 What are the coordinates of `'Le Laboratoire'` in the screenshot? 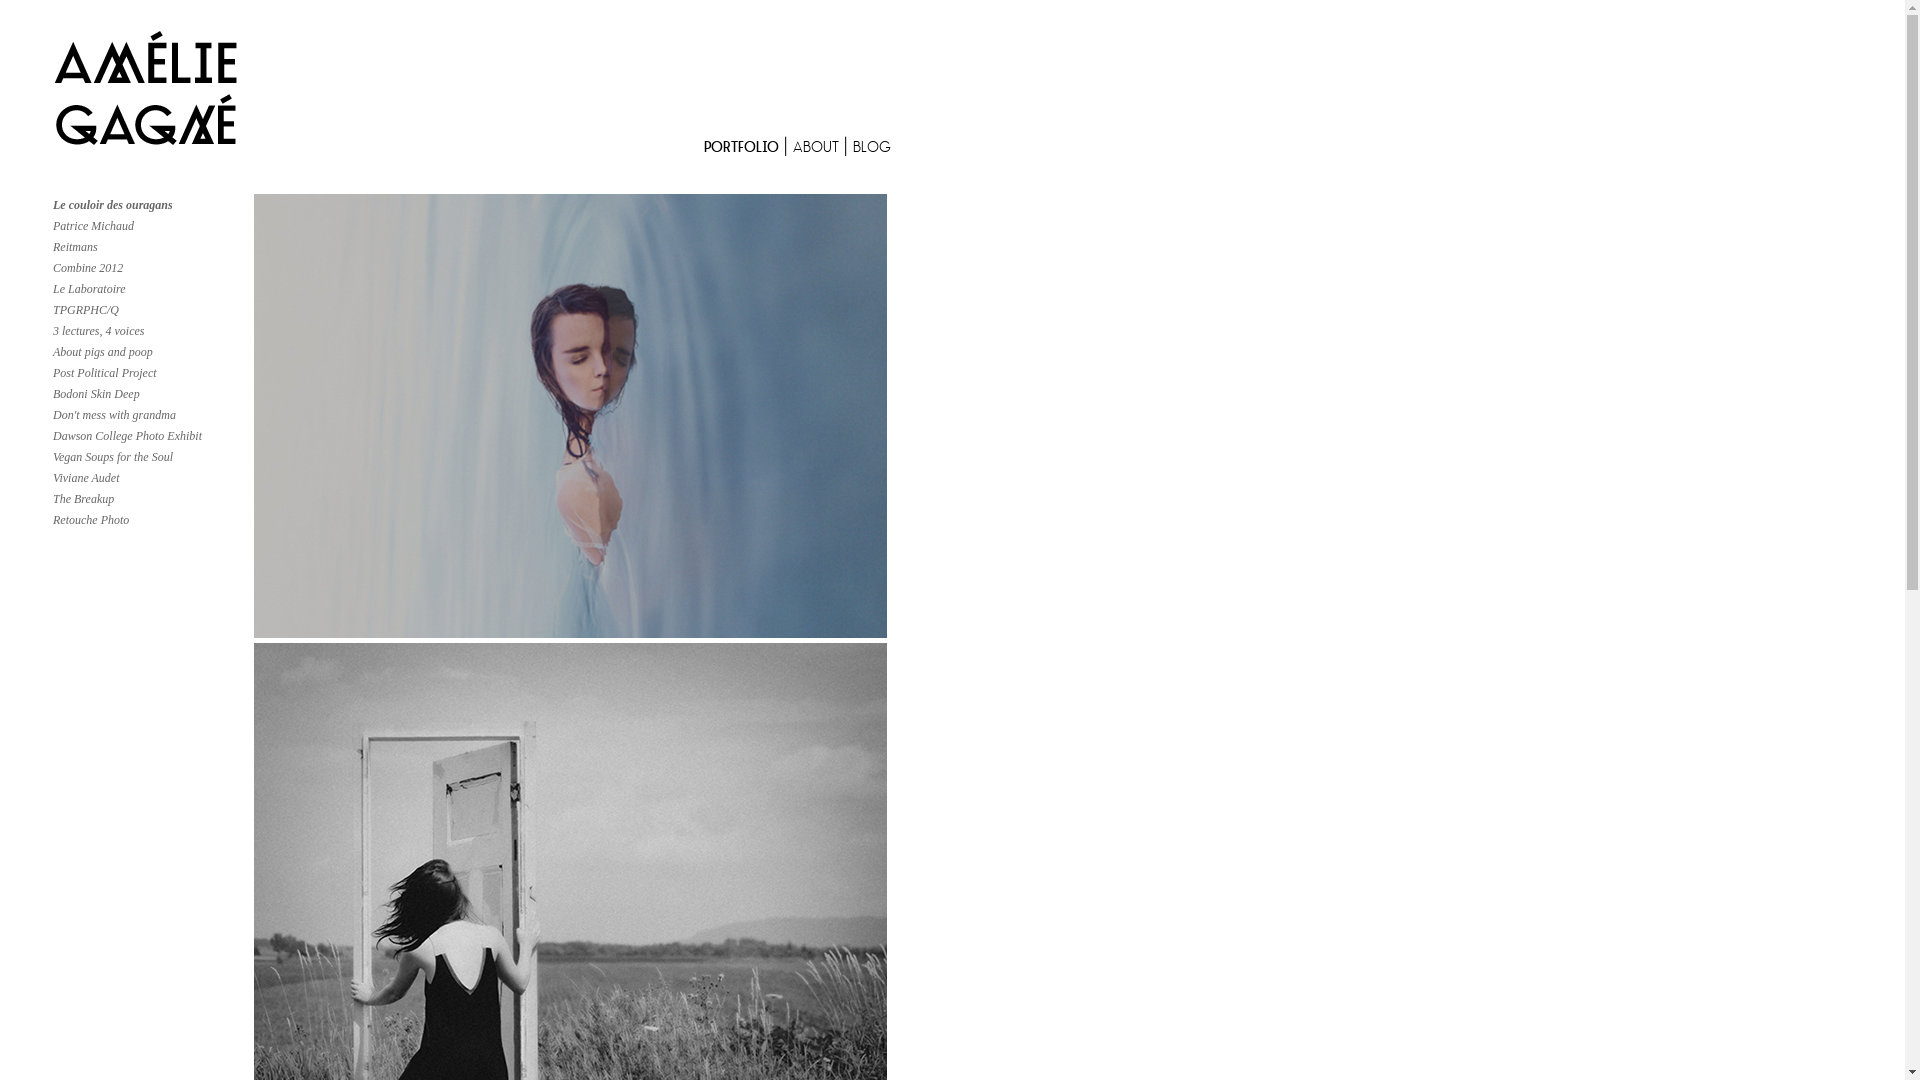 It's located at (88, 289).